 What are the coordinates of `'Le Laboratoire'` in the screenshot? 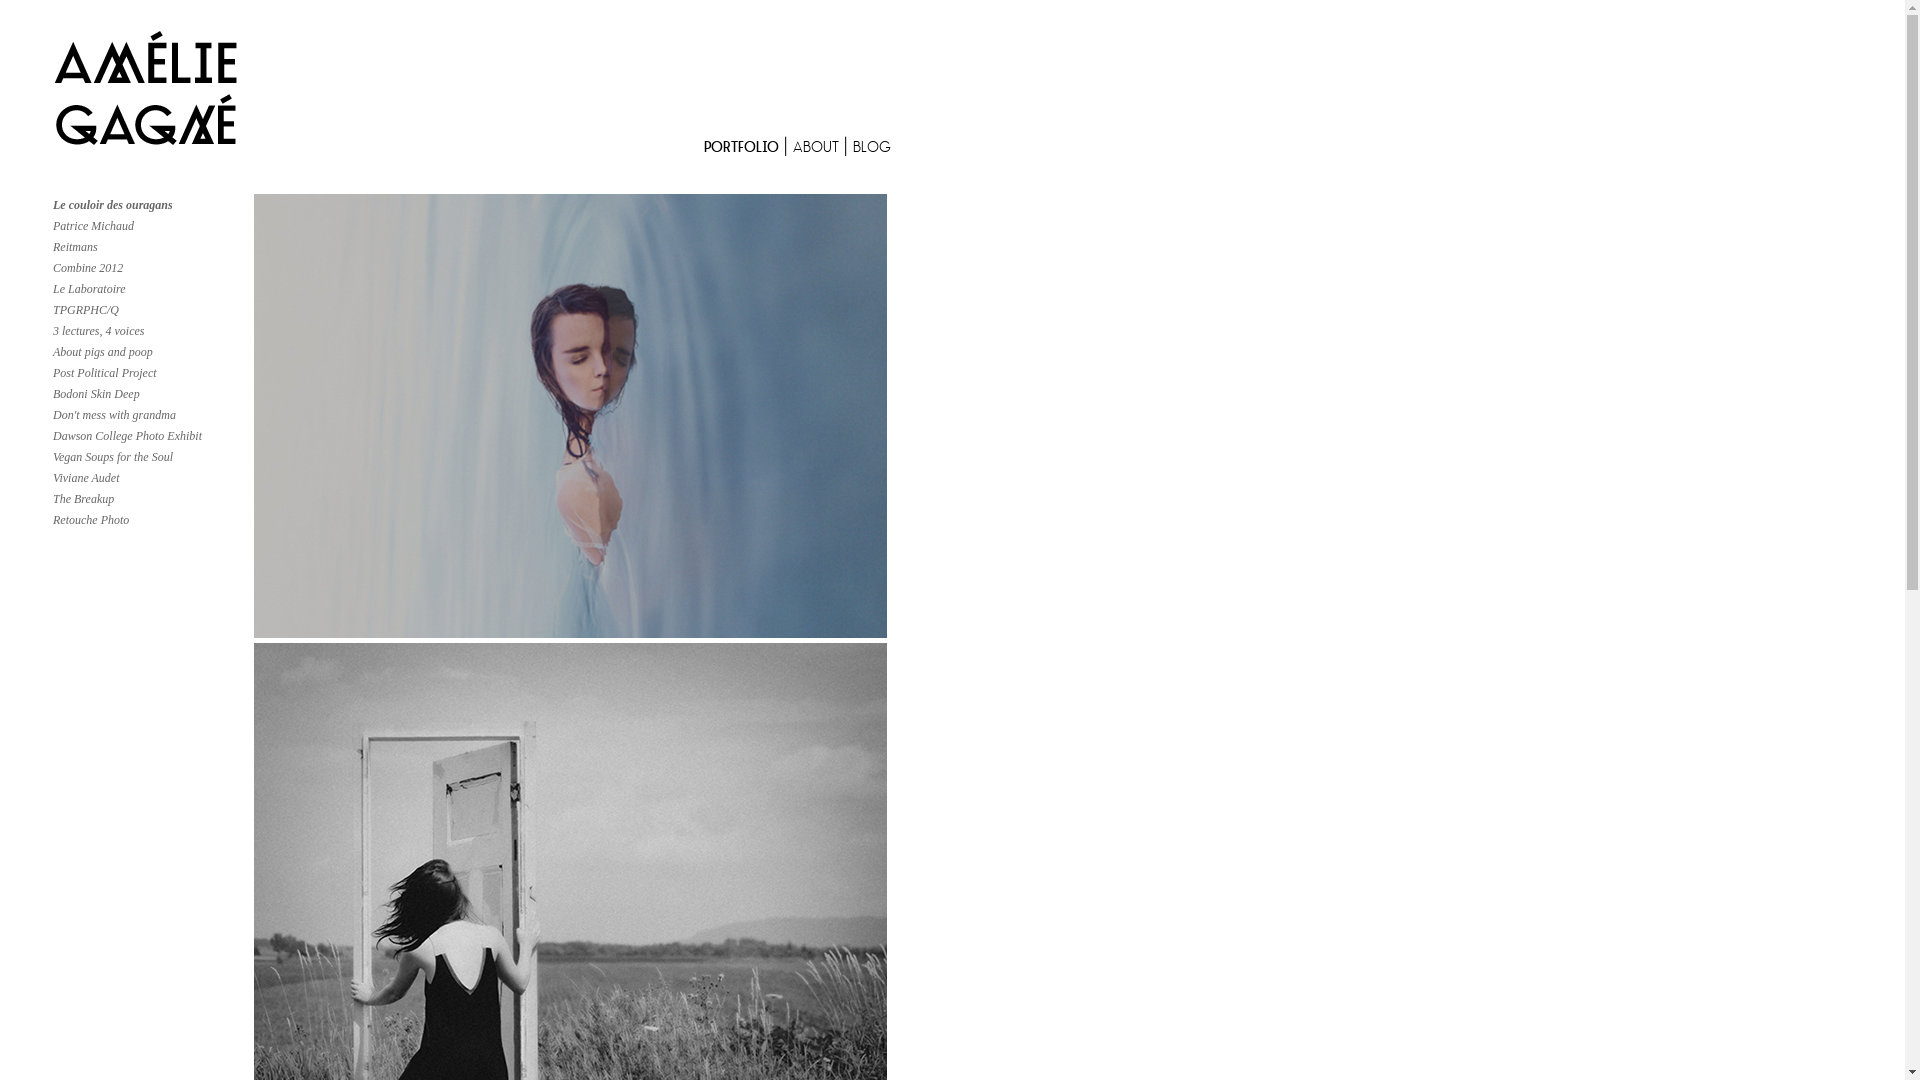 It's located at (88, 289).